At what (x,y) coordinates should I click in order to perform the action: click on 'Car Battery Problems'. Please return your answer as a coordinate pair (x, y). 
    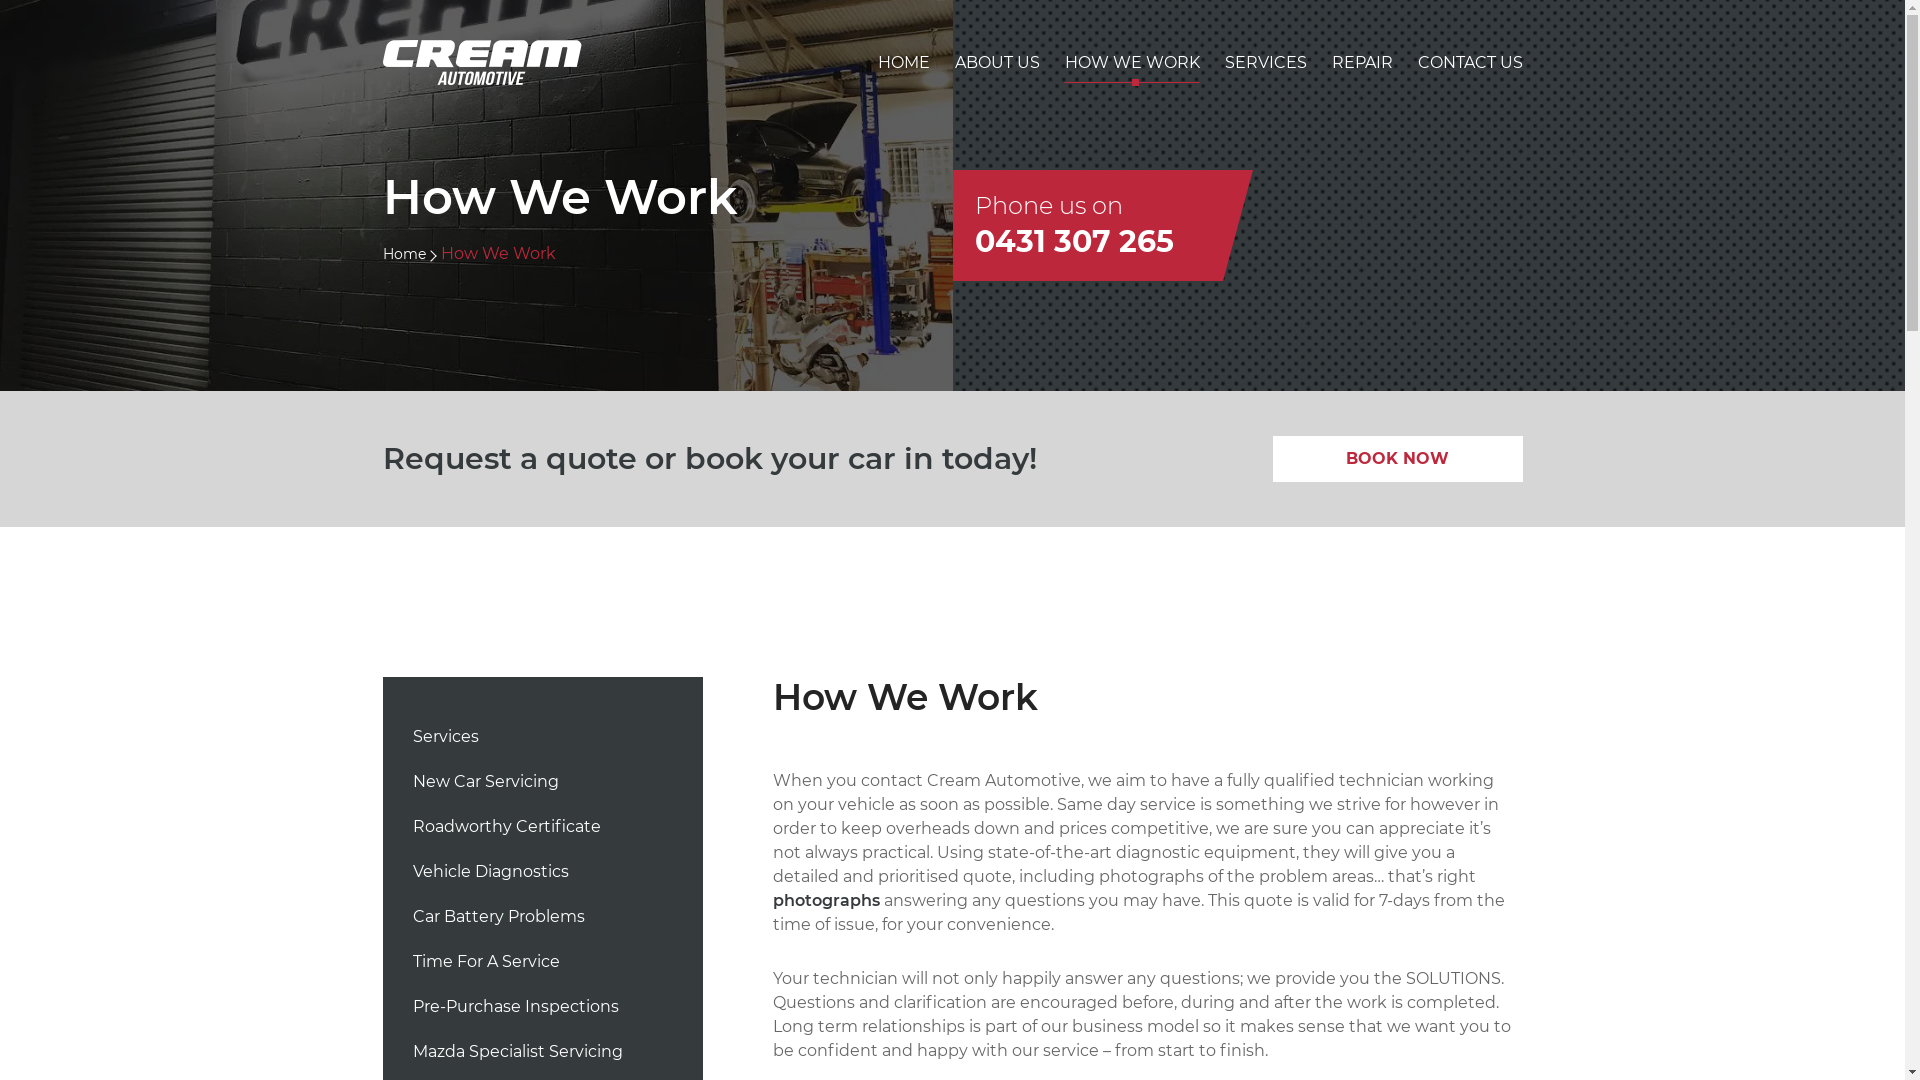
    Looking at the image, I should click on (498, 924).